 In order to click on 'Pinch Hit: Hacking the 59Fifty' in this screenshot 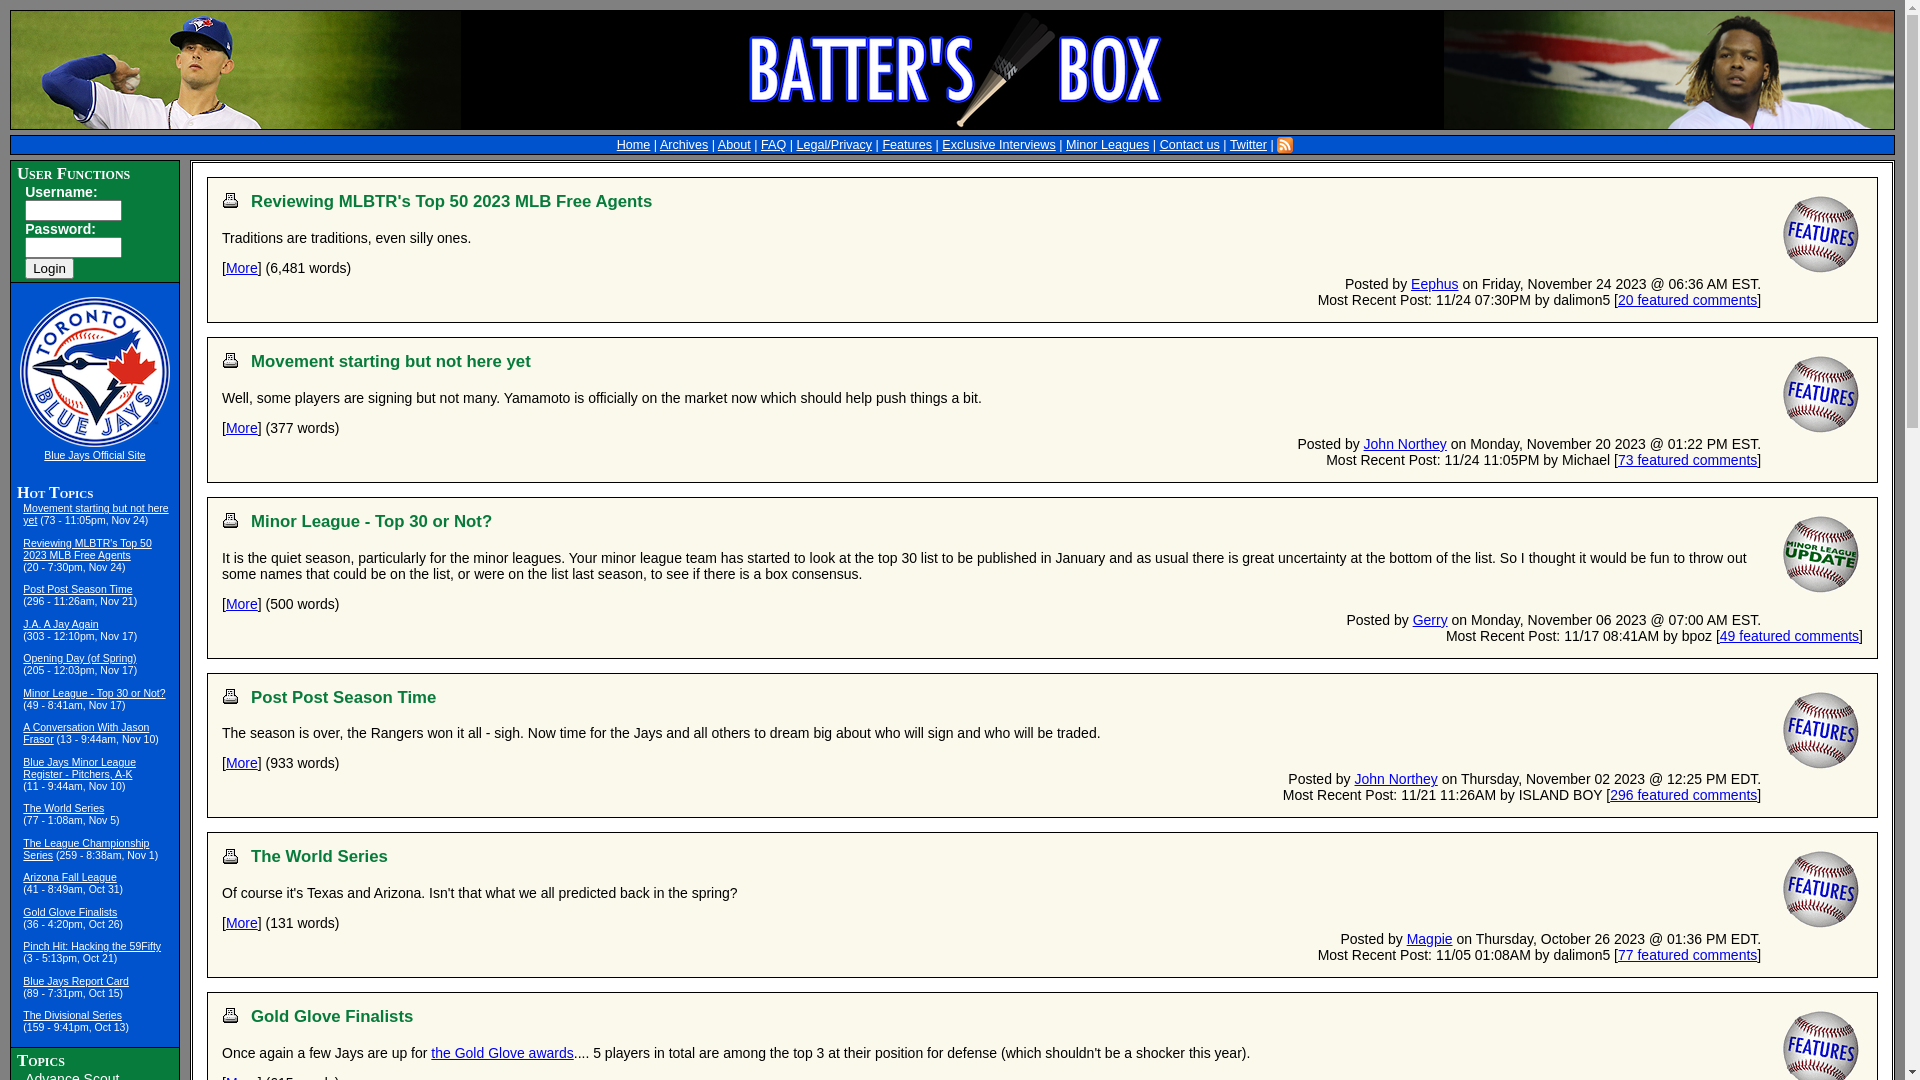, I will do `click(90, 945)`.